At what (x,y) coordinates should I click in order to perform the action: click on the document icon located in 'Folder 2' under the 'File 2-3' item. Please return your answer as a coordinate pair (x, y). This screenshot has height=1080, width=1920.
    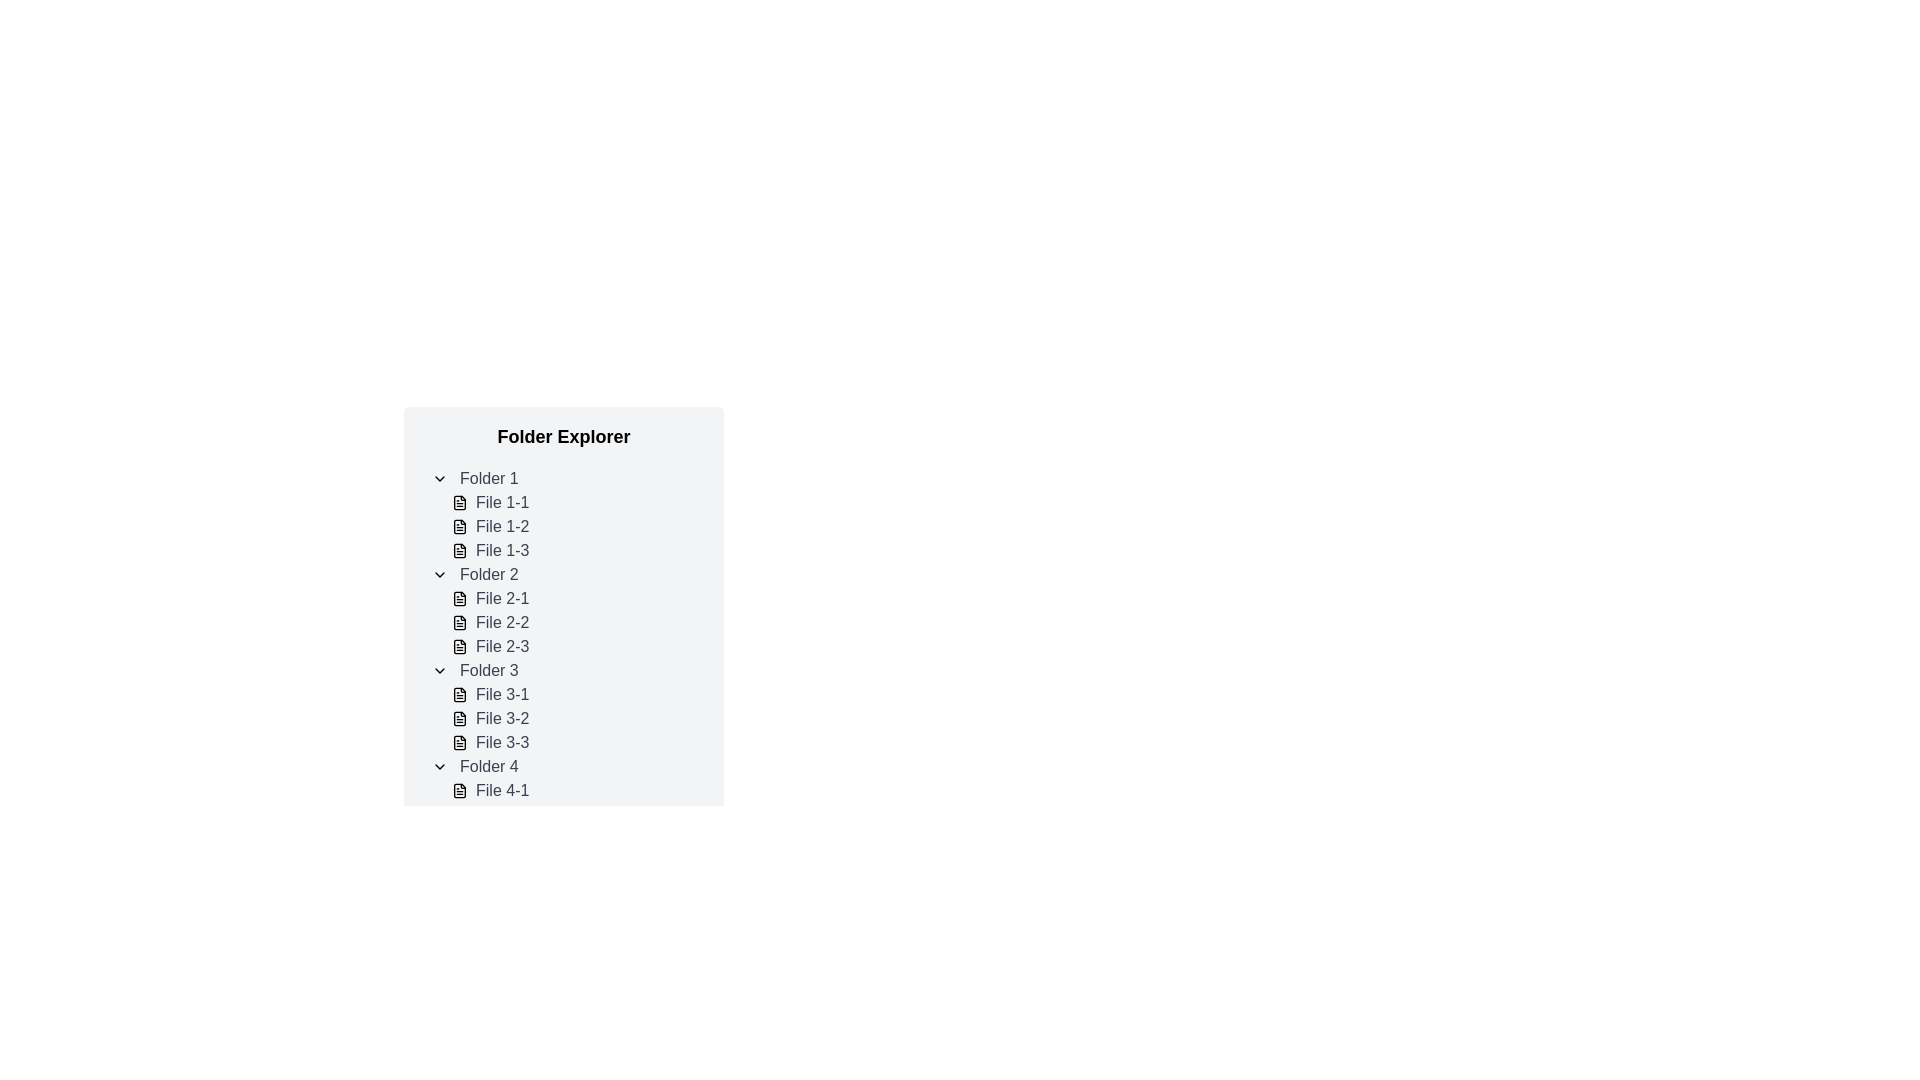
    Looking at the image, I should click on (459, 647).